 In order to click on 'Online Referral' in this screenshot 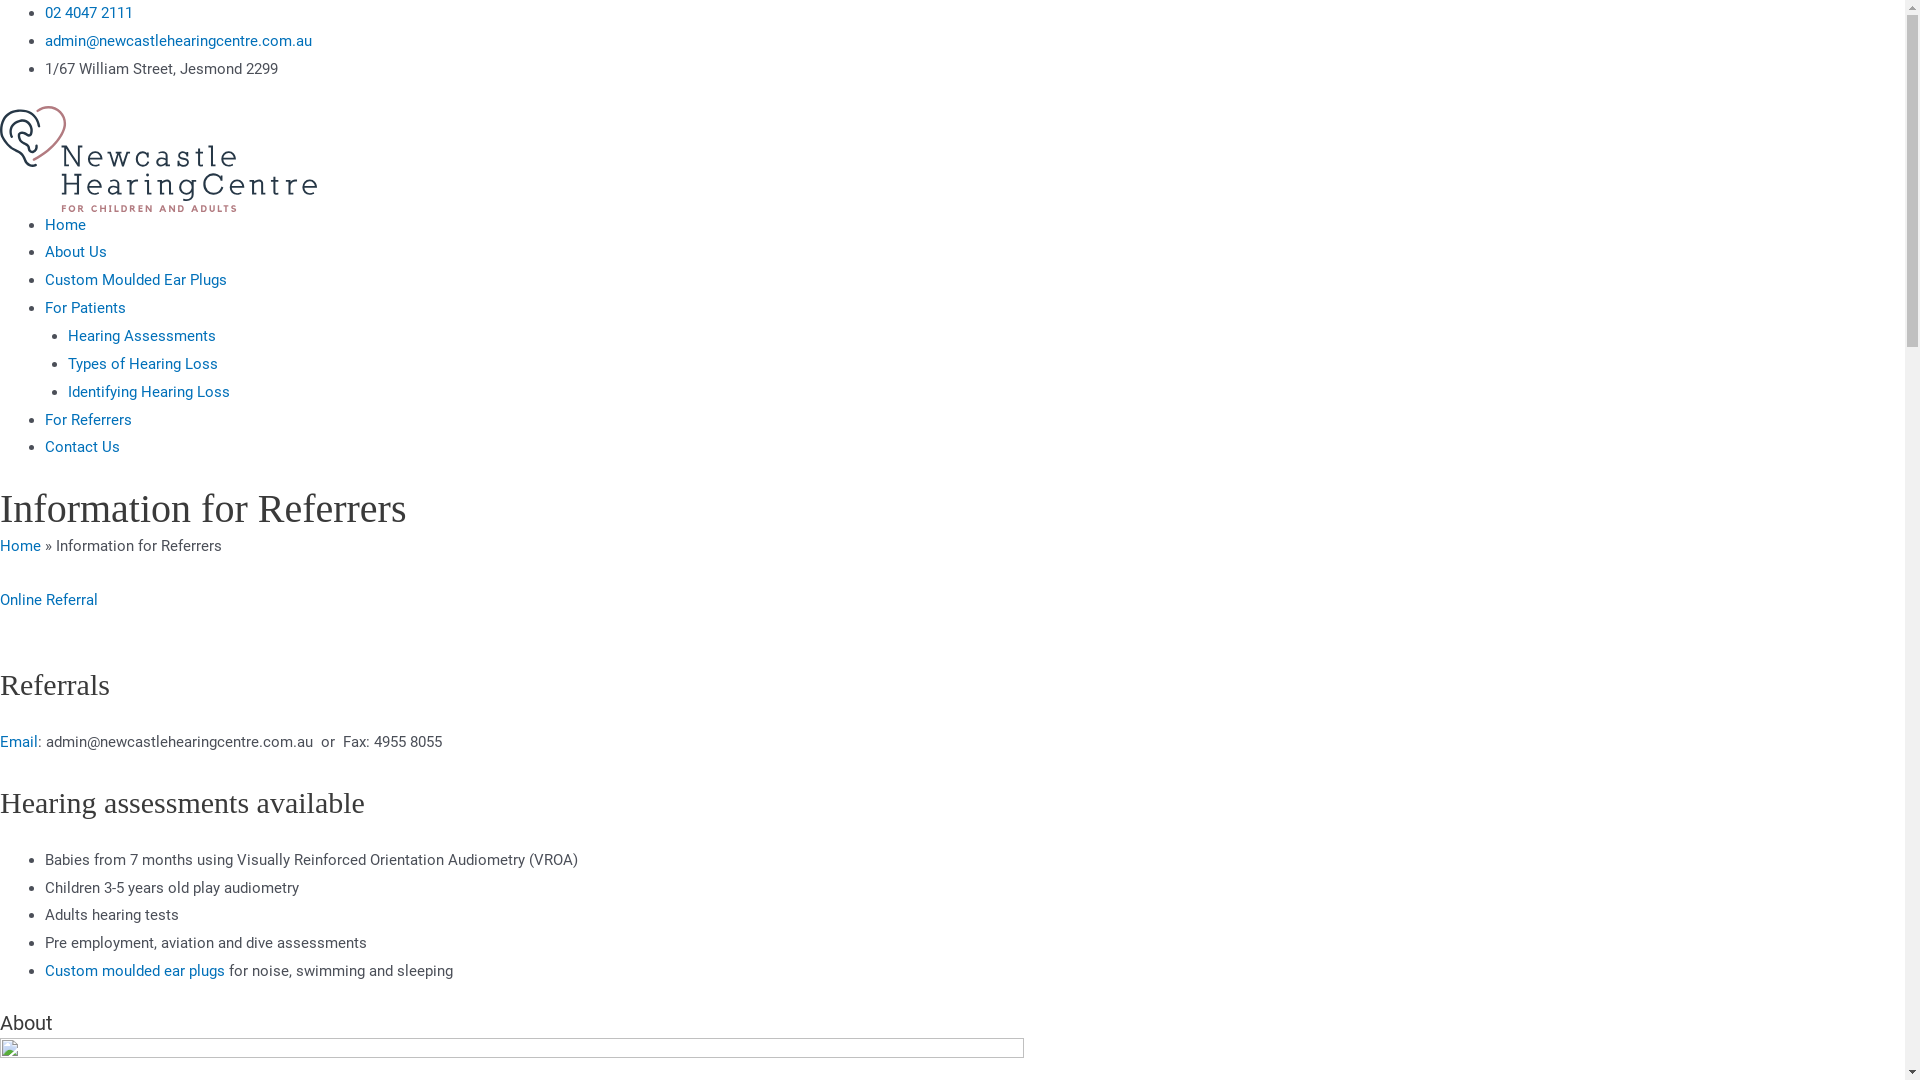, I will do `click(48, 599)`.